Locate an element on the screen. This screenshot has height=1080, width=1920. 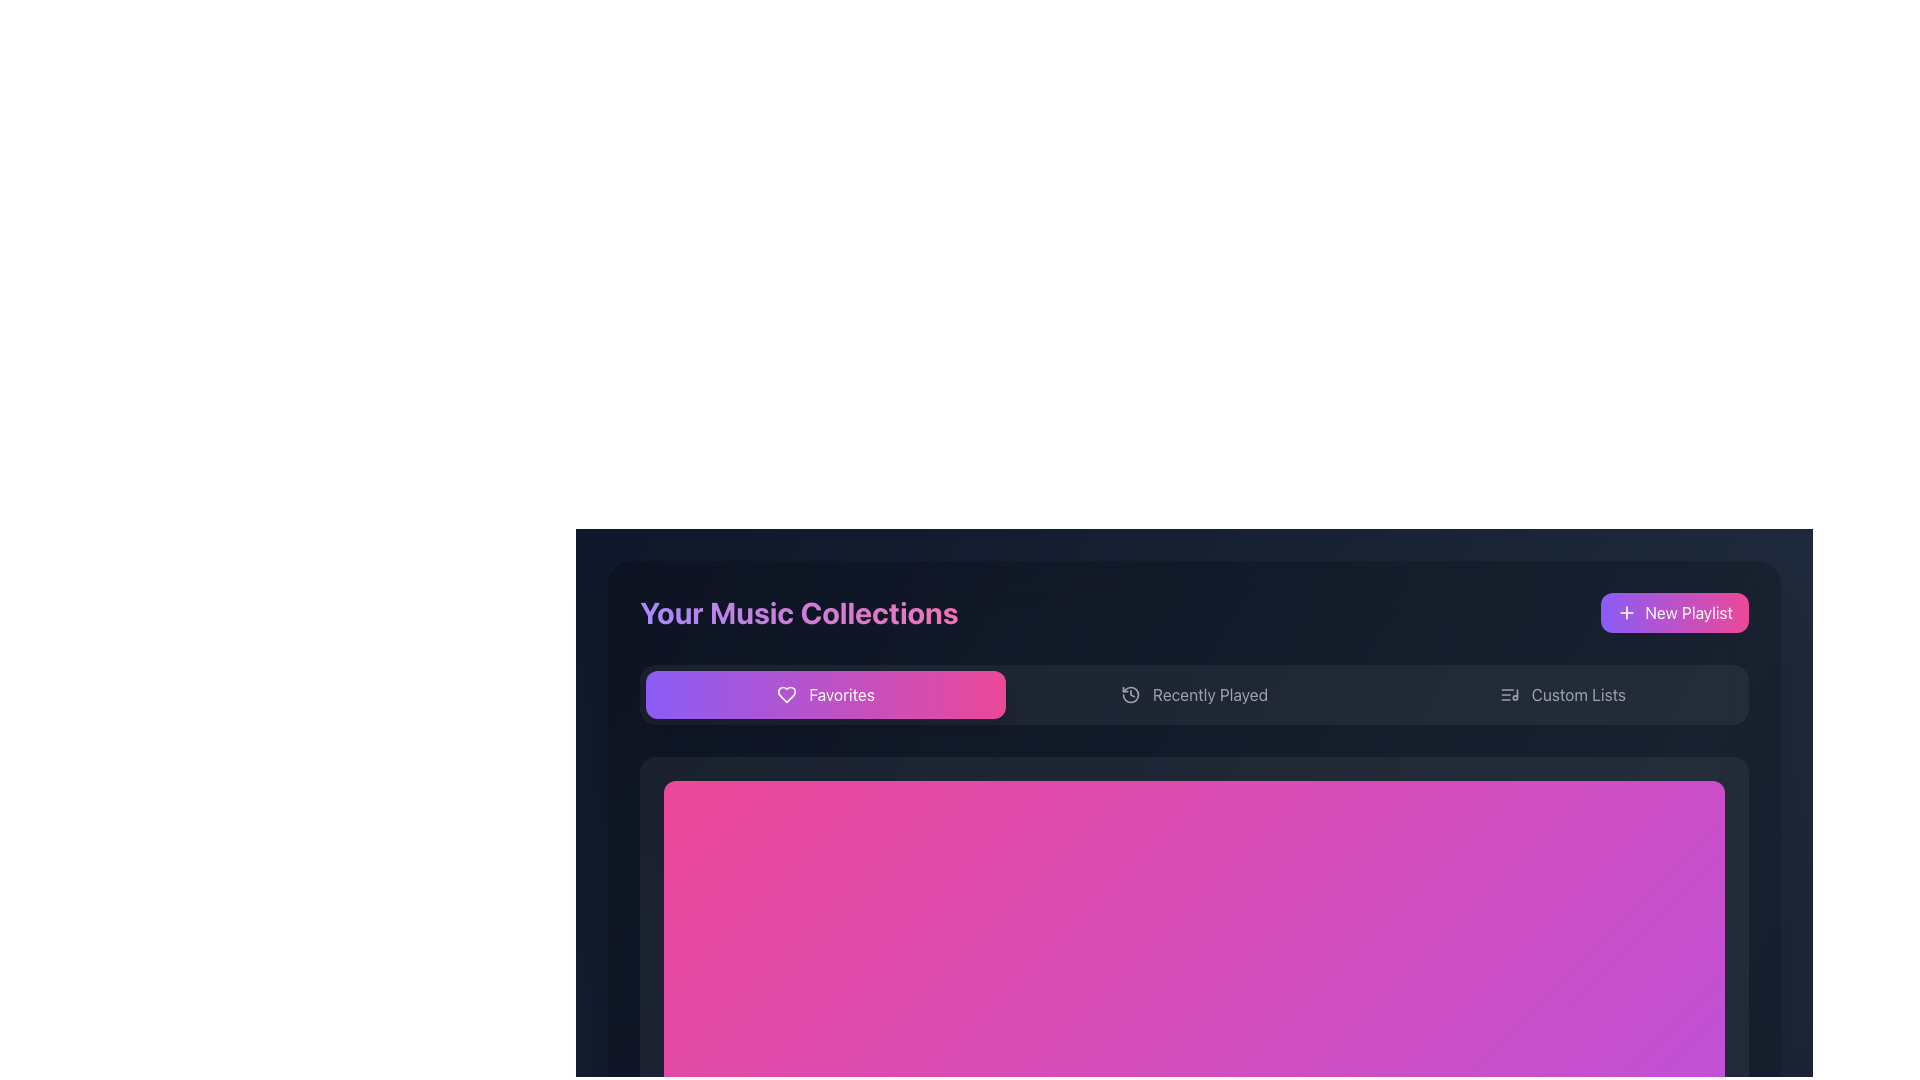
the circular clock icon with a gray outline located between the 'Favorites' button and the 'Recently Played' label in the 'Recently Played' section is located at coordinates (1130, 693).